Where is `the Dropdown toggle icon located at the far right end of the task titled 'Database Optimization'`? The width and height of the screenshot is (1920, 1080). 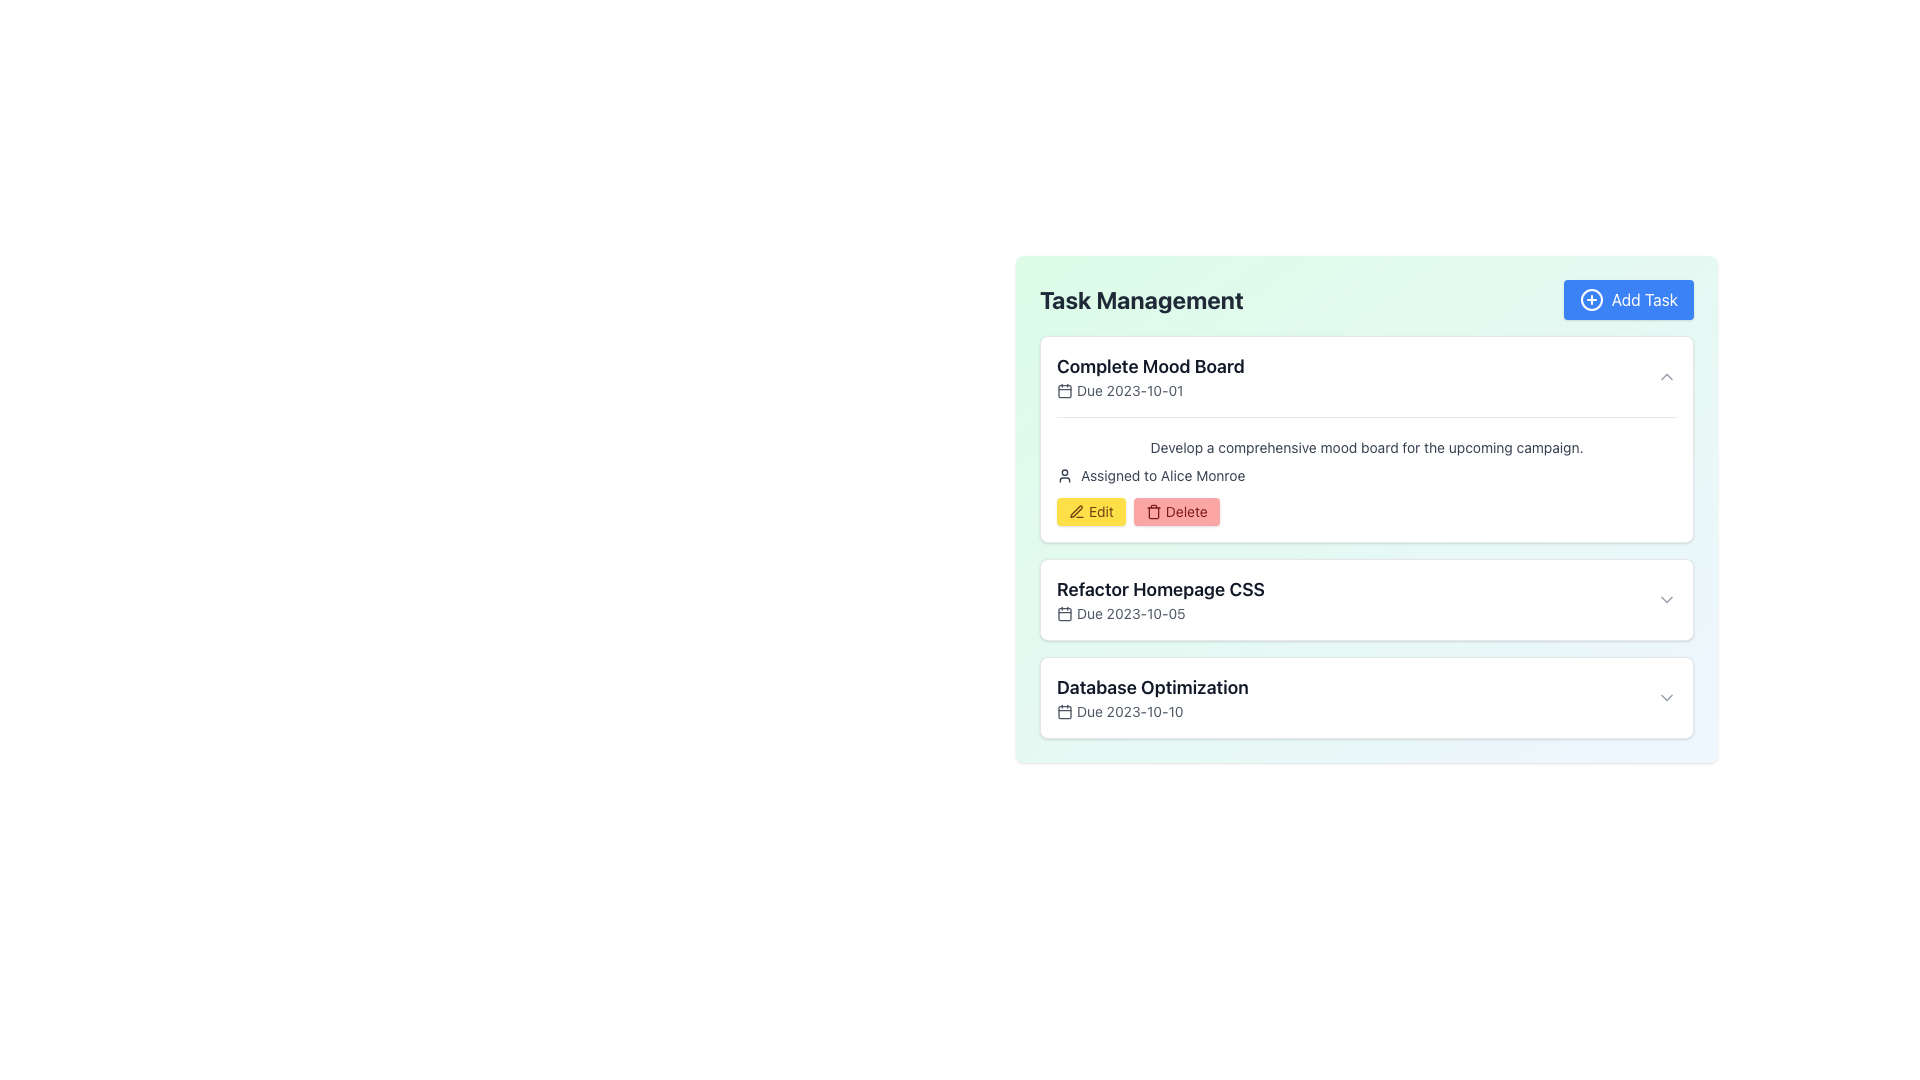 the Dropdown toggle icon located at the far right end of the task titled 'Database Optimization' is located at coordinates (1666, 697).